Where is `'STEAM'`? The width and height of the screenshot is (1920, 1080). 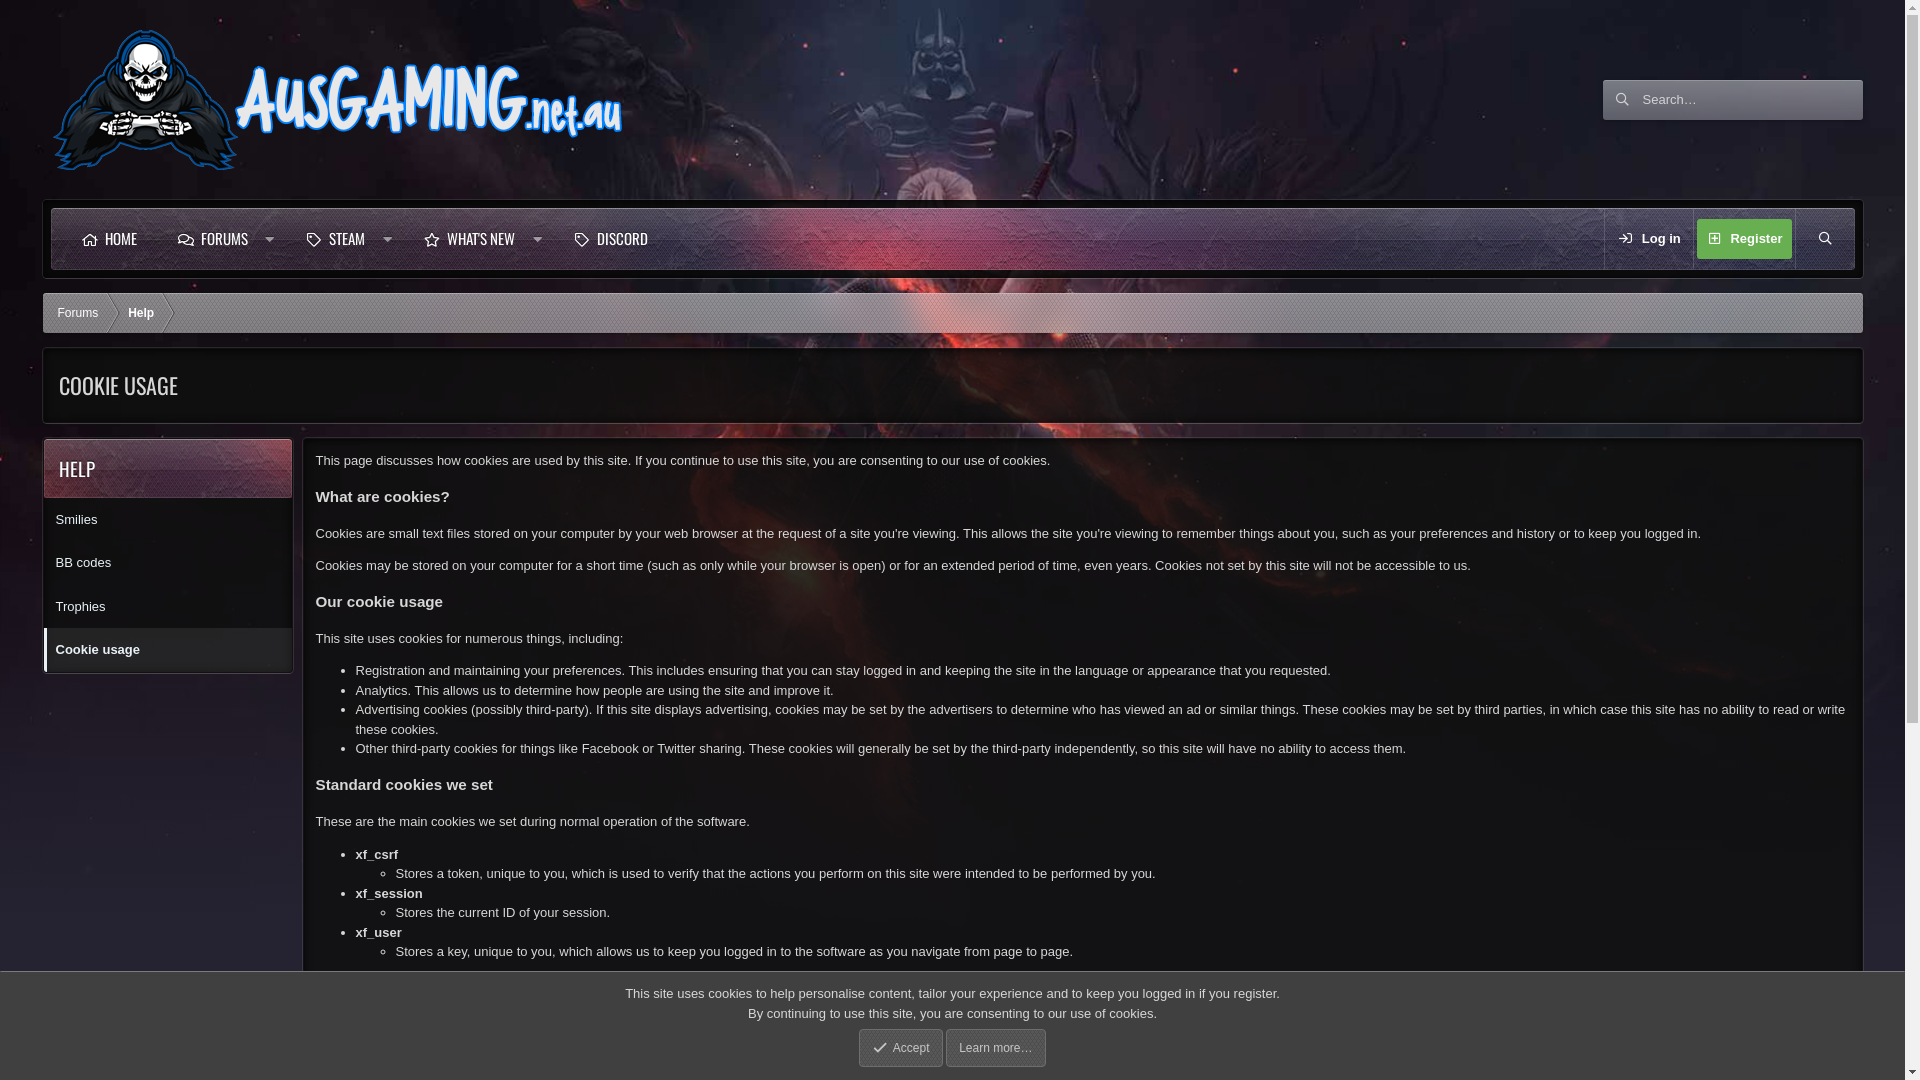
'STEAM' is located at coordinates (283, 238).